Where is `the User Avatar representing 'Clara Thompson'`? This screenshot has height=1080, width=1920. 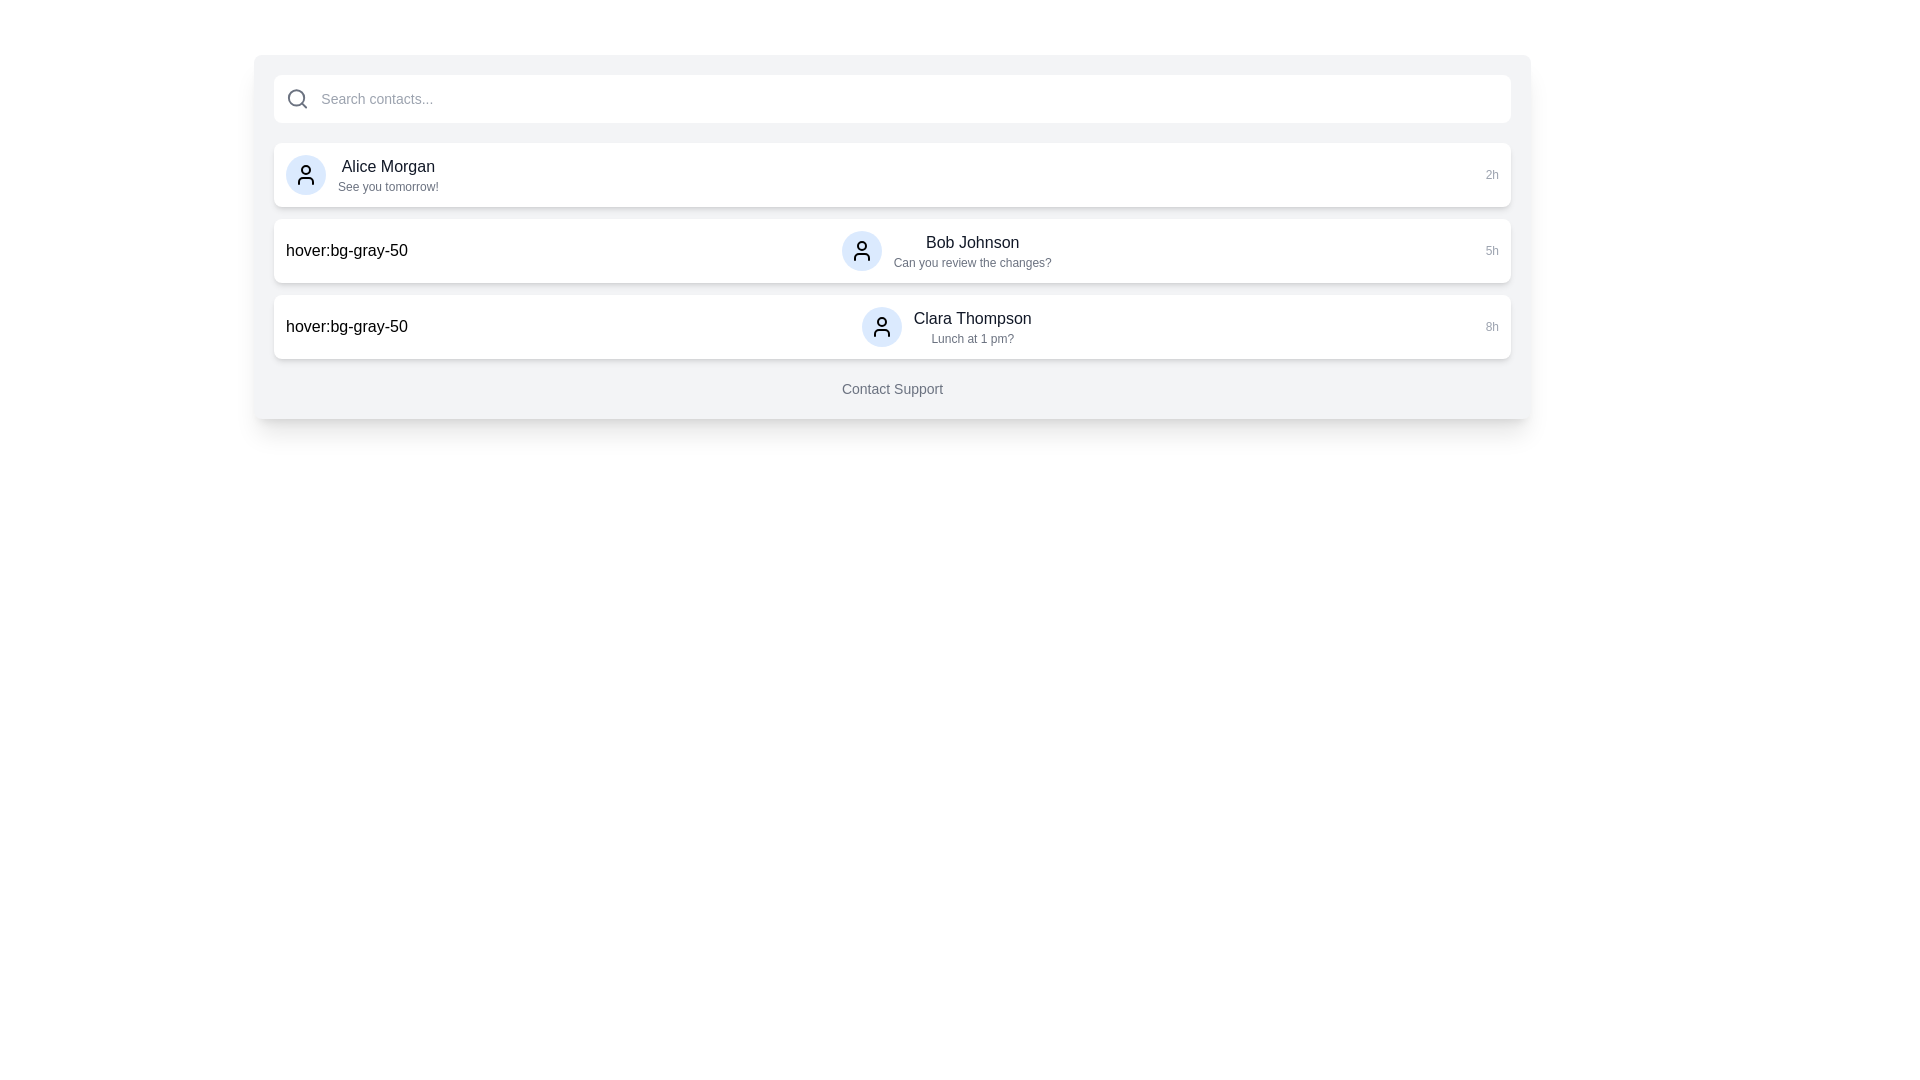 the User Avatar representing 'Clara Thompson' is located at coordinates (880, 326).